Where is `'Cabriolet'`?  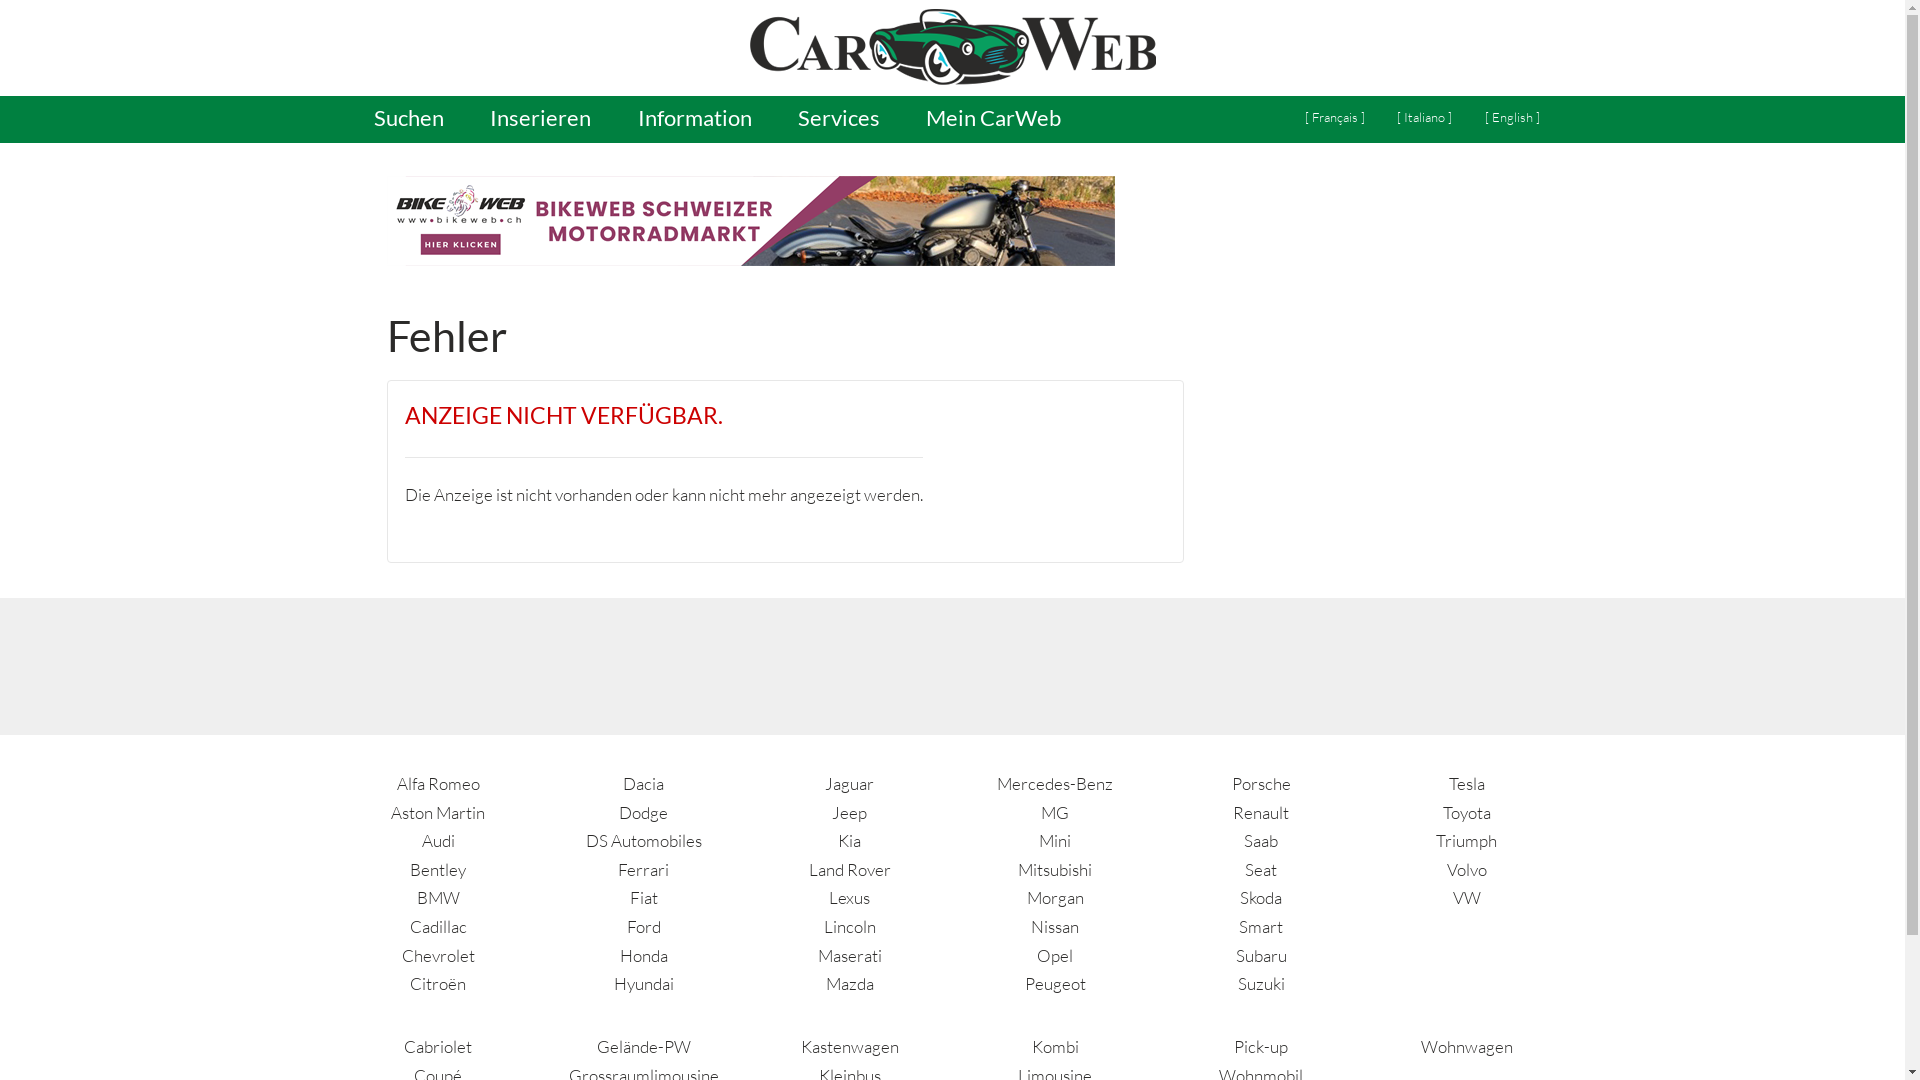 'Cabriolet' is located at coordinates (436, 1045).